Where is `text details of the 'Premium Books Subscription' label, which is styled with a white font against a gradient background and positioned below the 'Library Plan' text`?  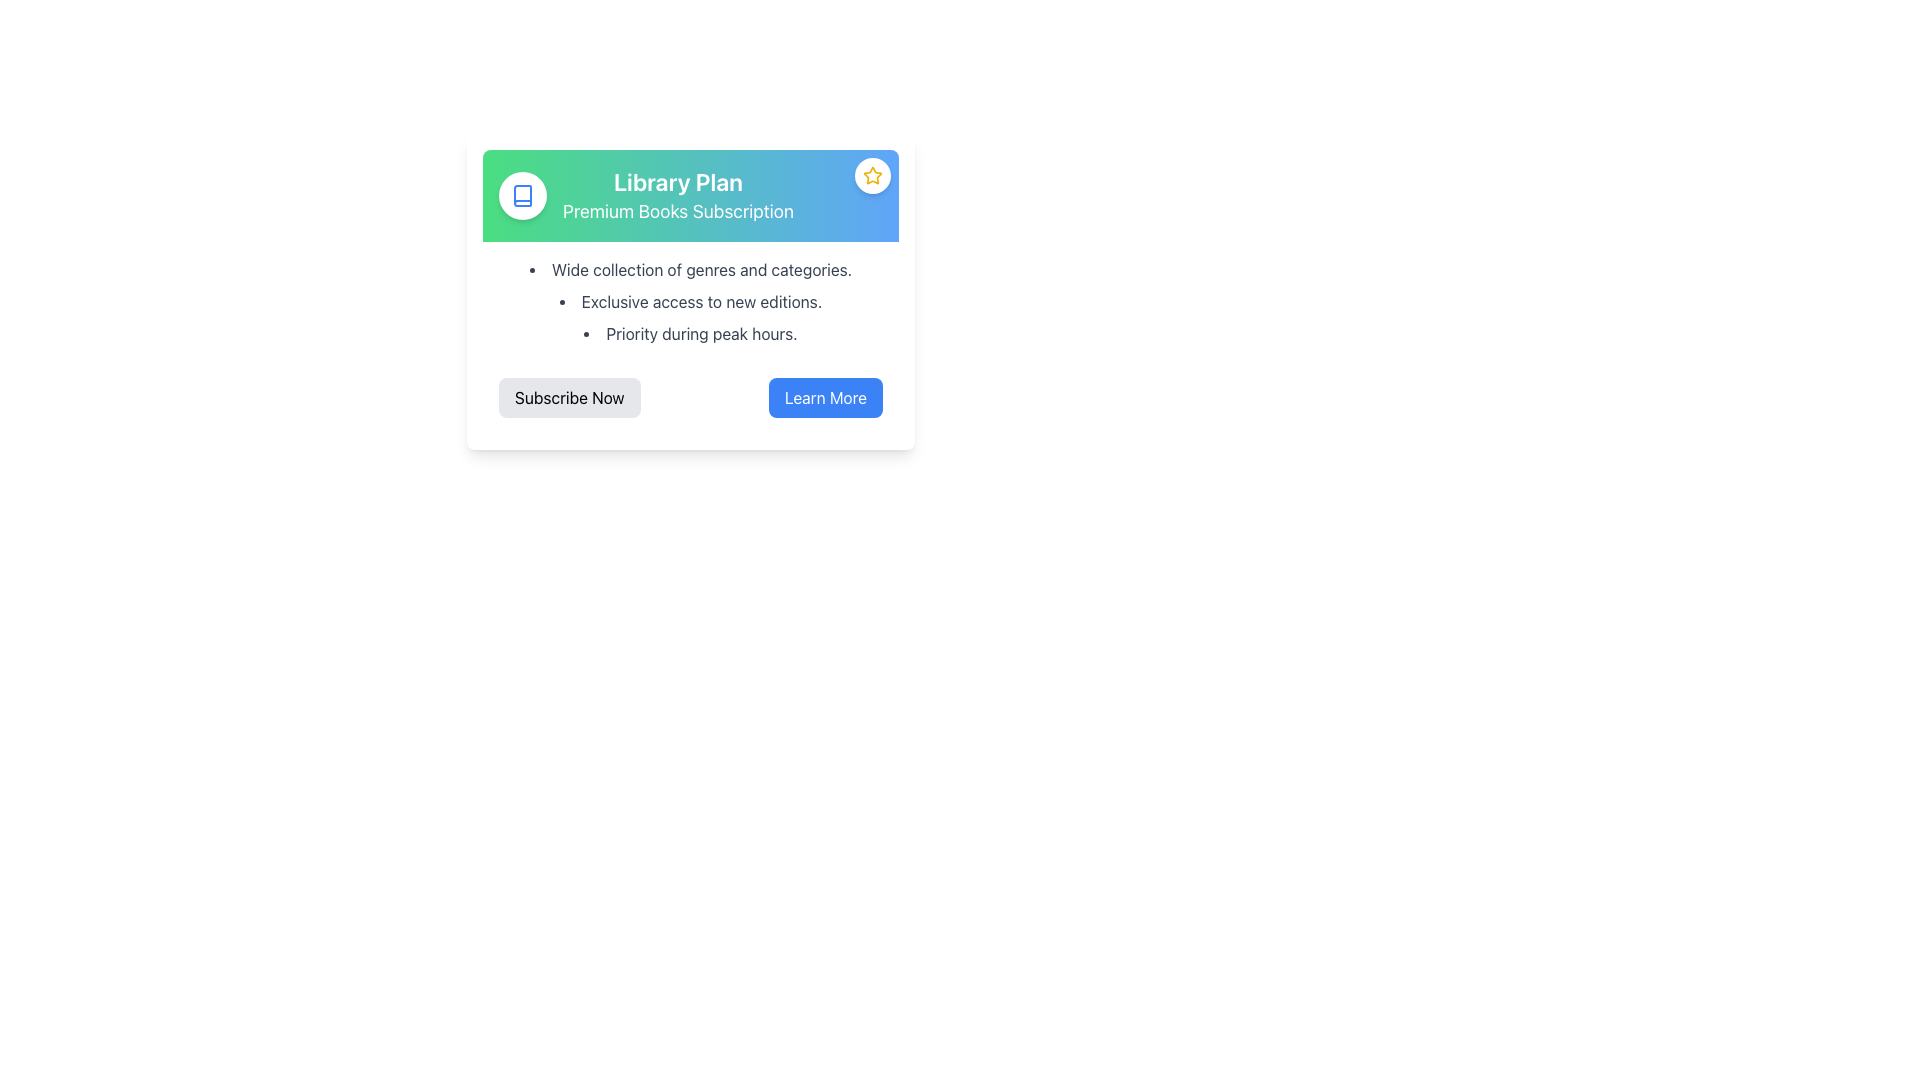
text details of the 'Premium Books Subscription' label, which is styled with a white font against a gradient background and positioned below the 'Library Plan' text is located at coordinates (678, 212).